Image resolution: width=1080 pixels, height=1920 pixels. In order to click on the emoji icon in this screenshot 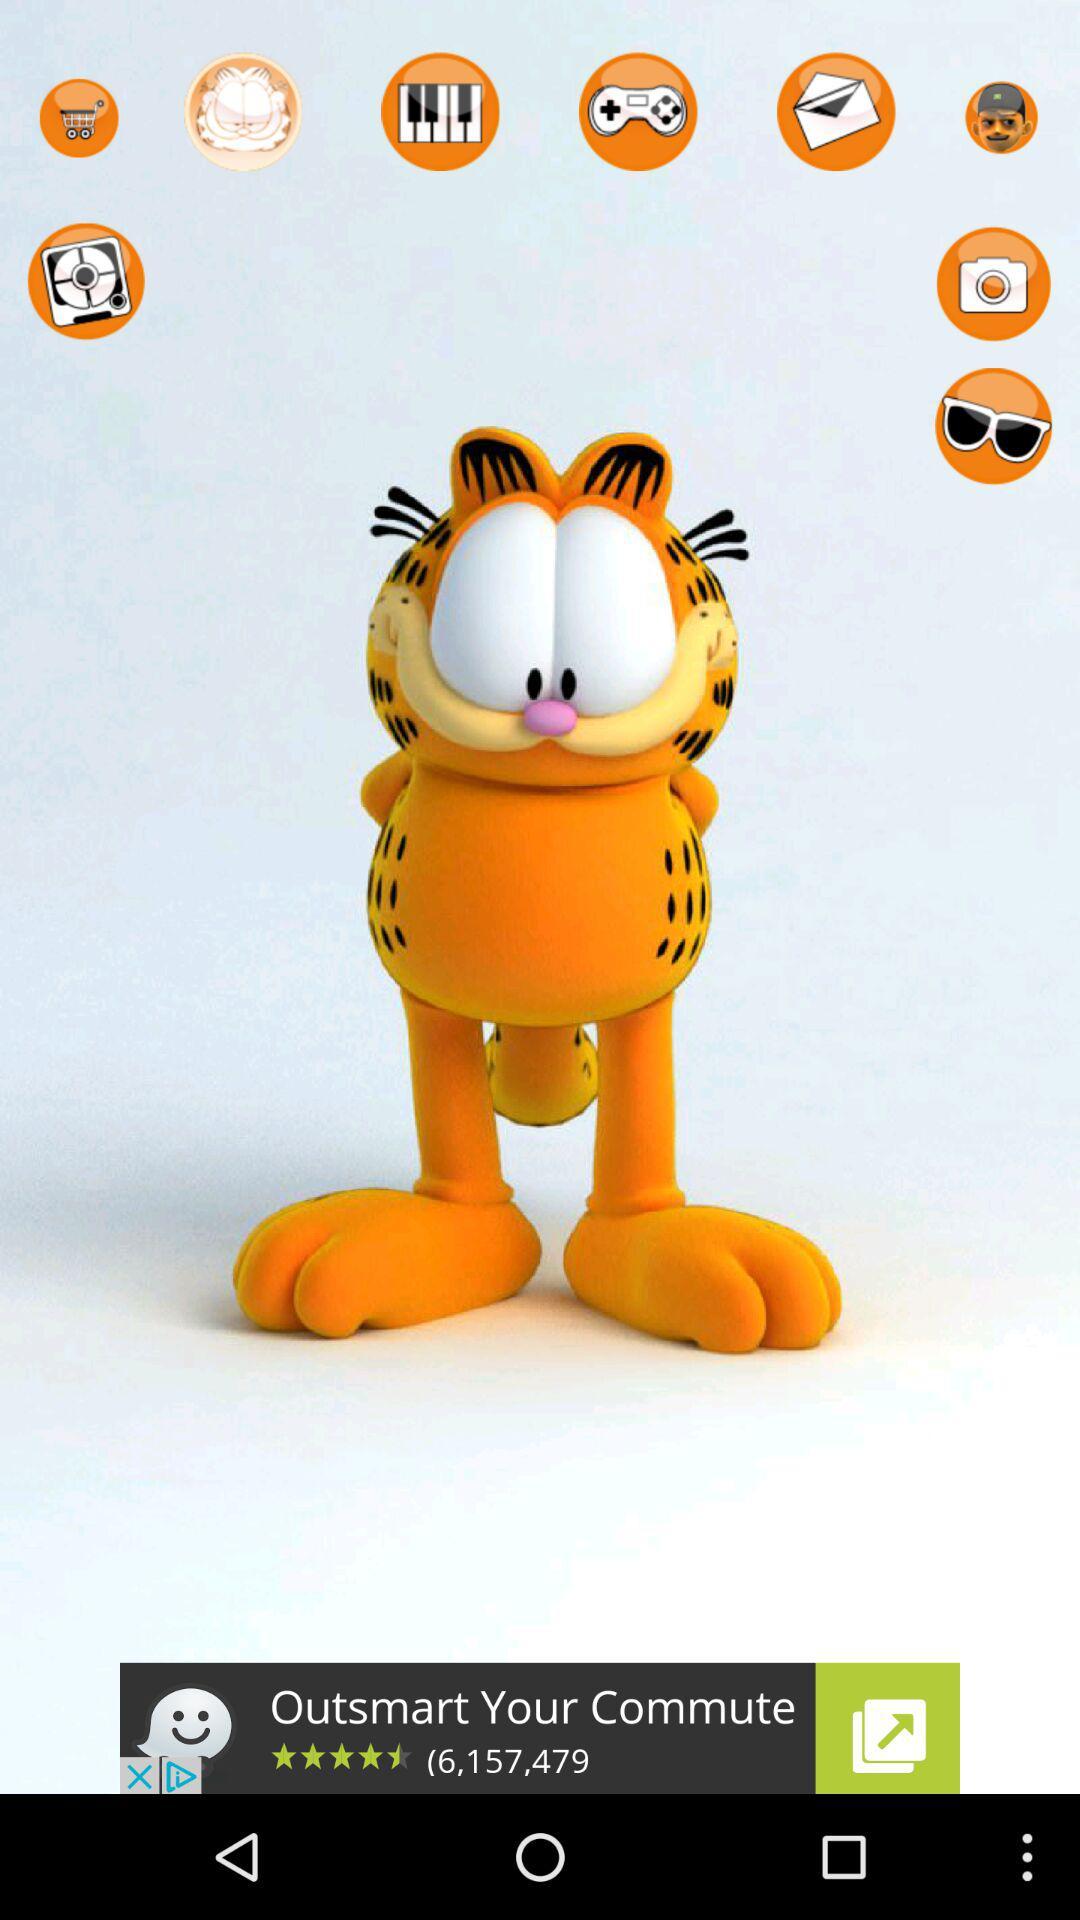, I will do `click(993, 456)`.